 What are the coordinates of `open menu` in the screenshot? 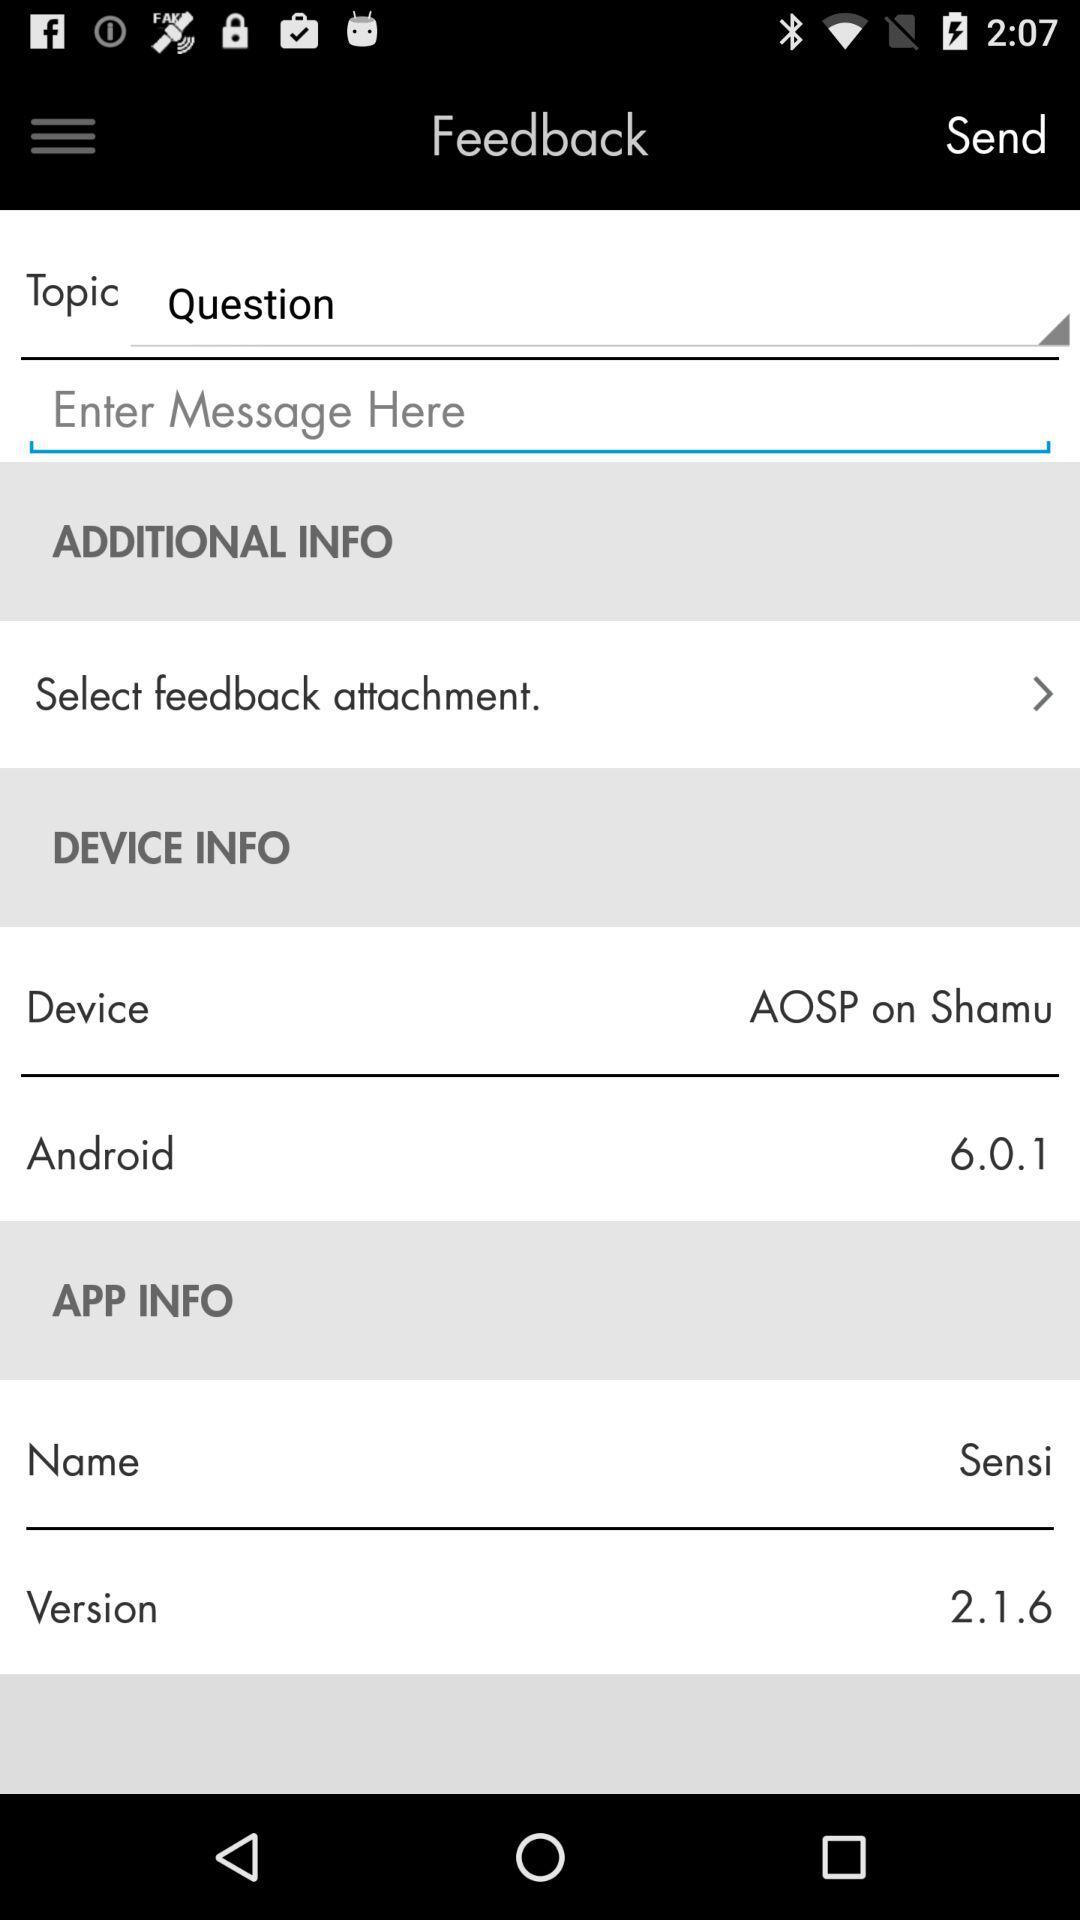 It's located at (61, 135).